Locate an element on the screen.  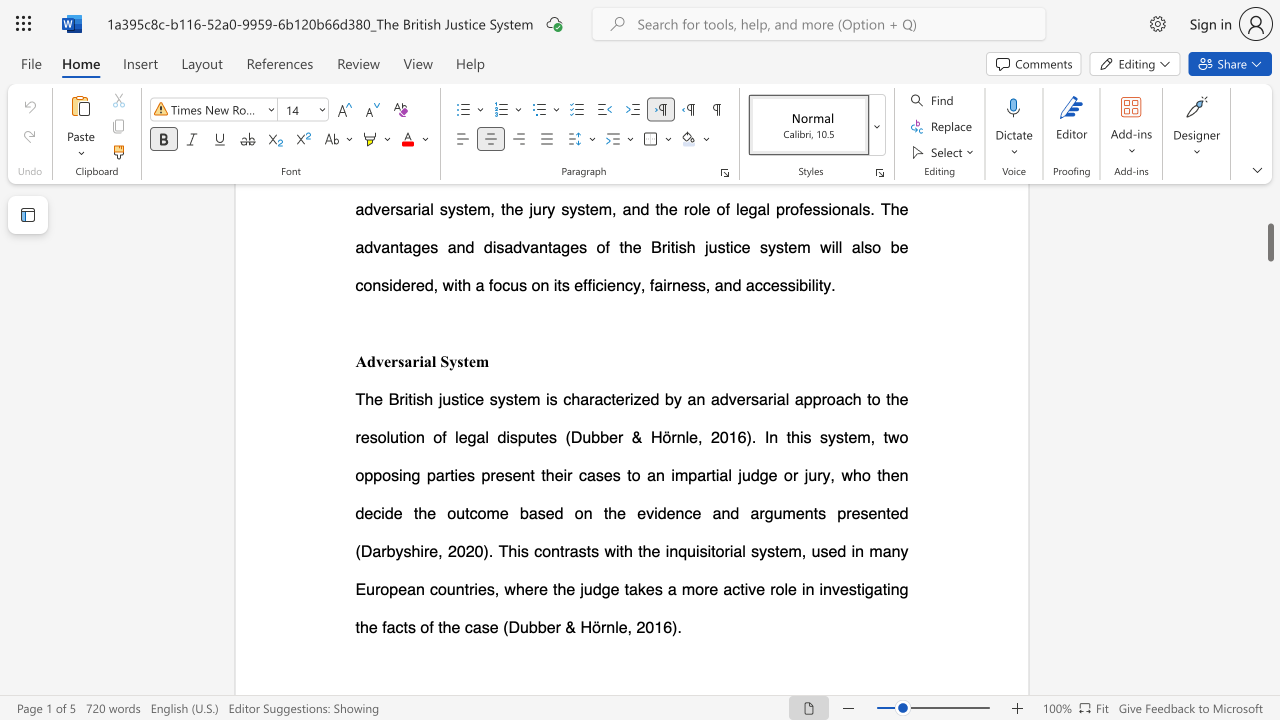
the scrollbar to scroll the page up is located at coordinates (1269, 328).